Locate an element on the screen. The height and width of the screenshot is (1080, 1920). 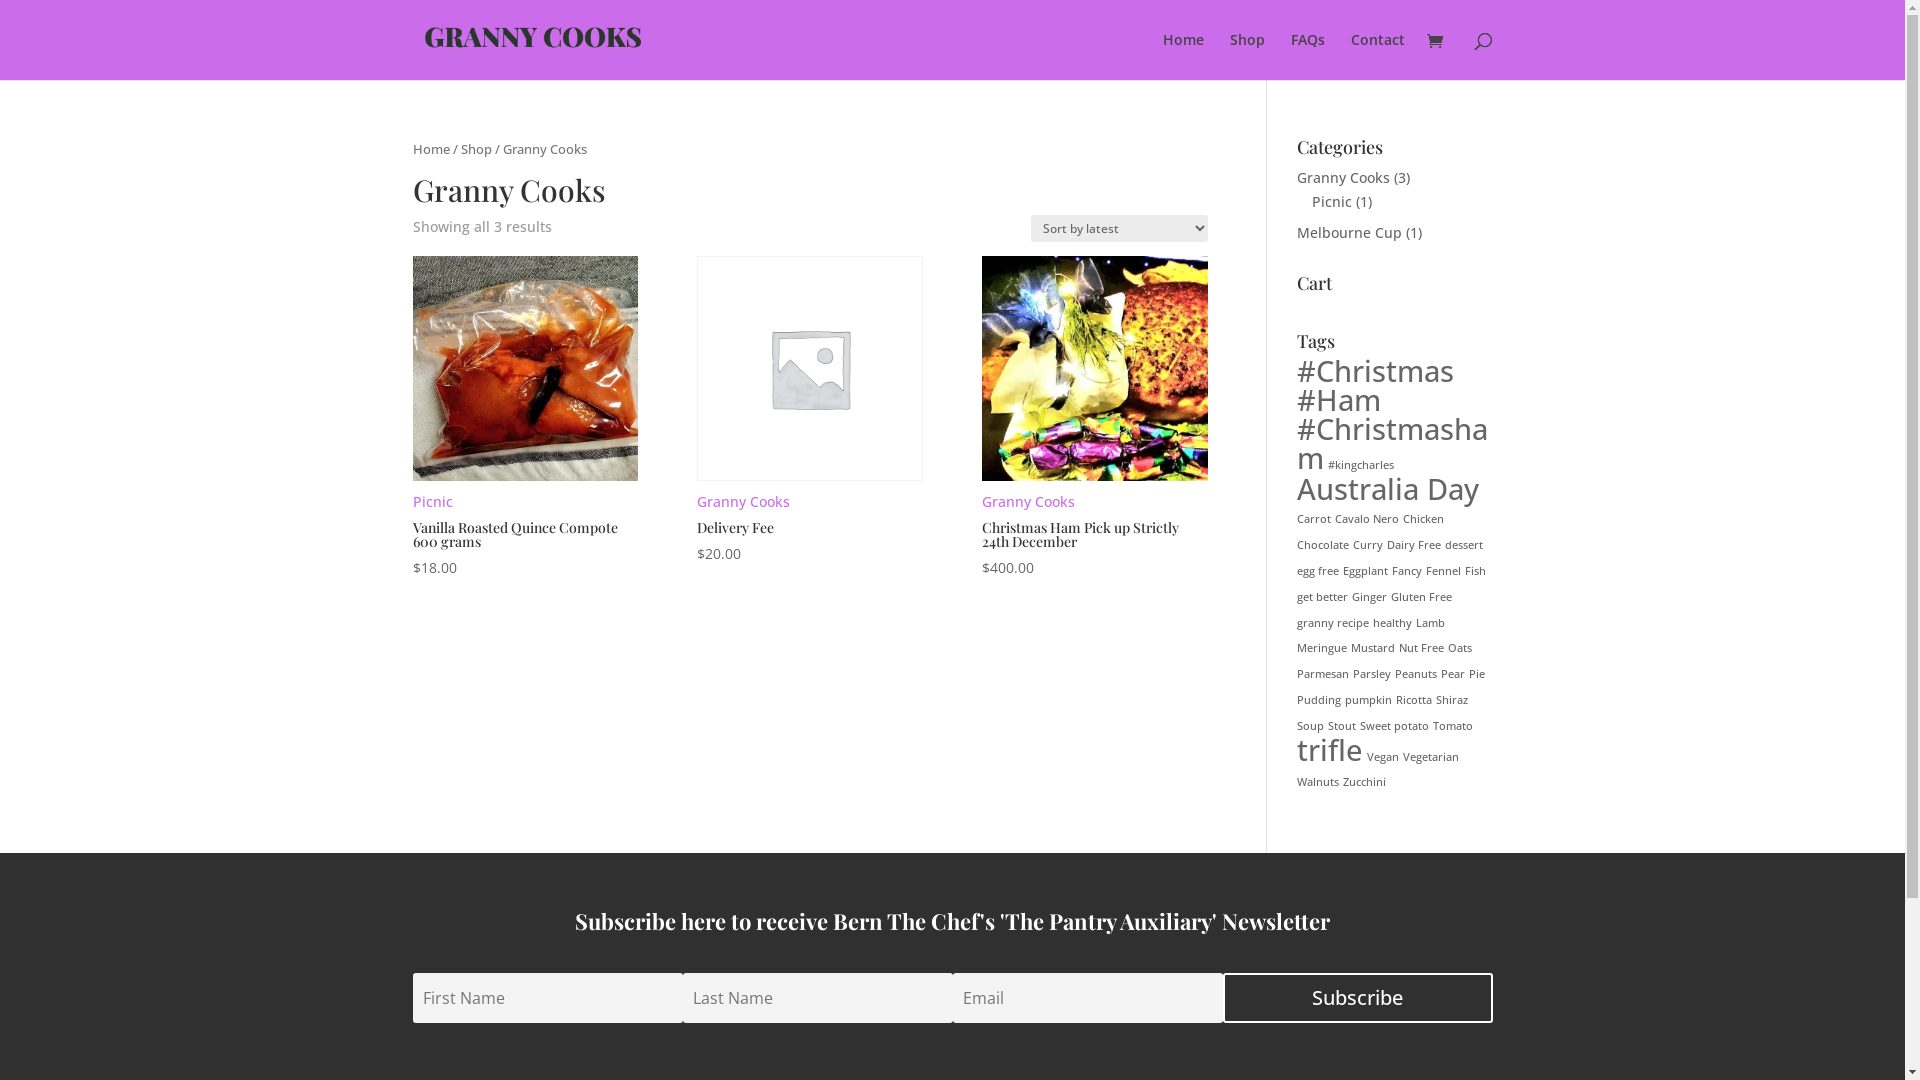
'Melbourne Cup' is located at coordinates (1349, 231).